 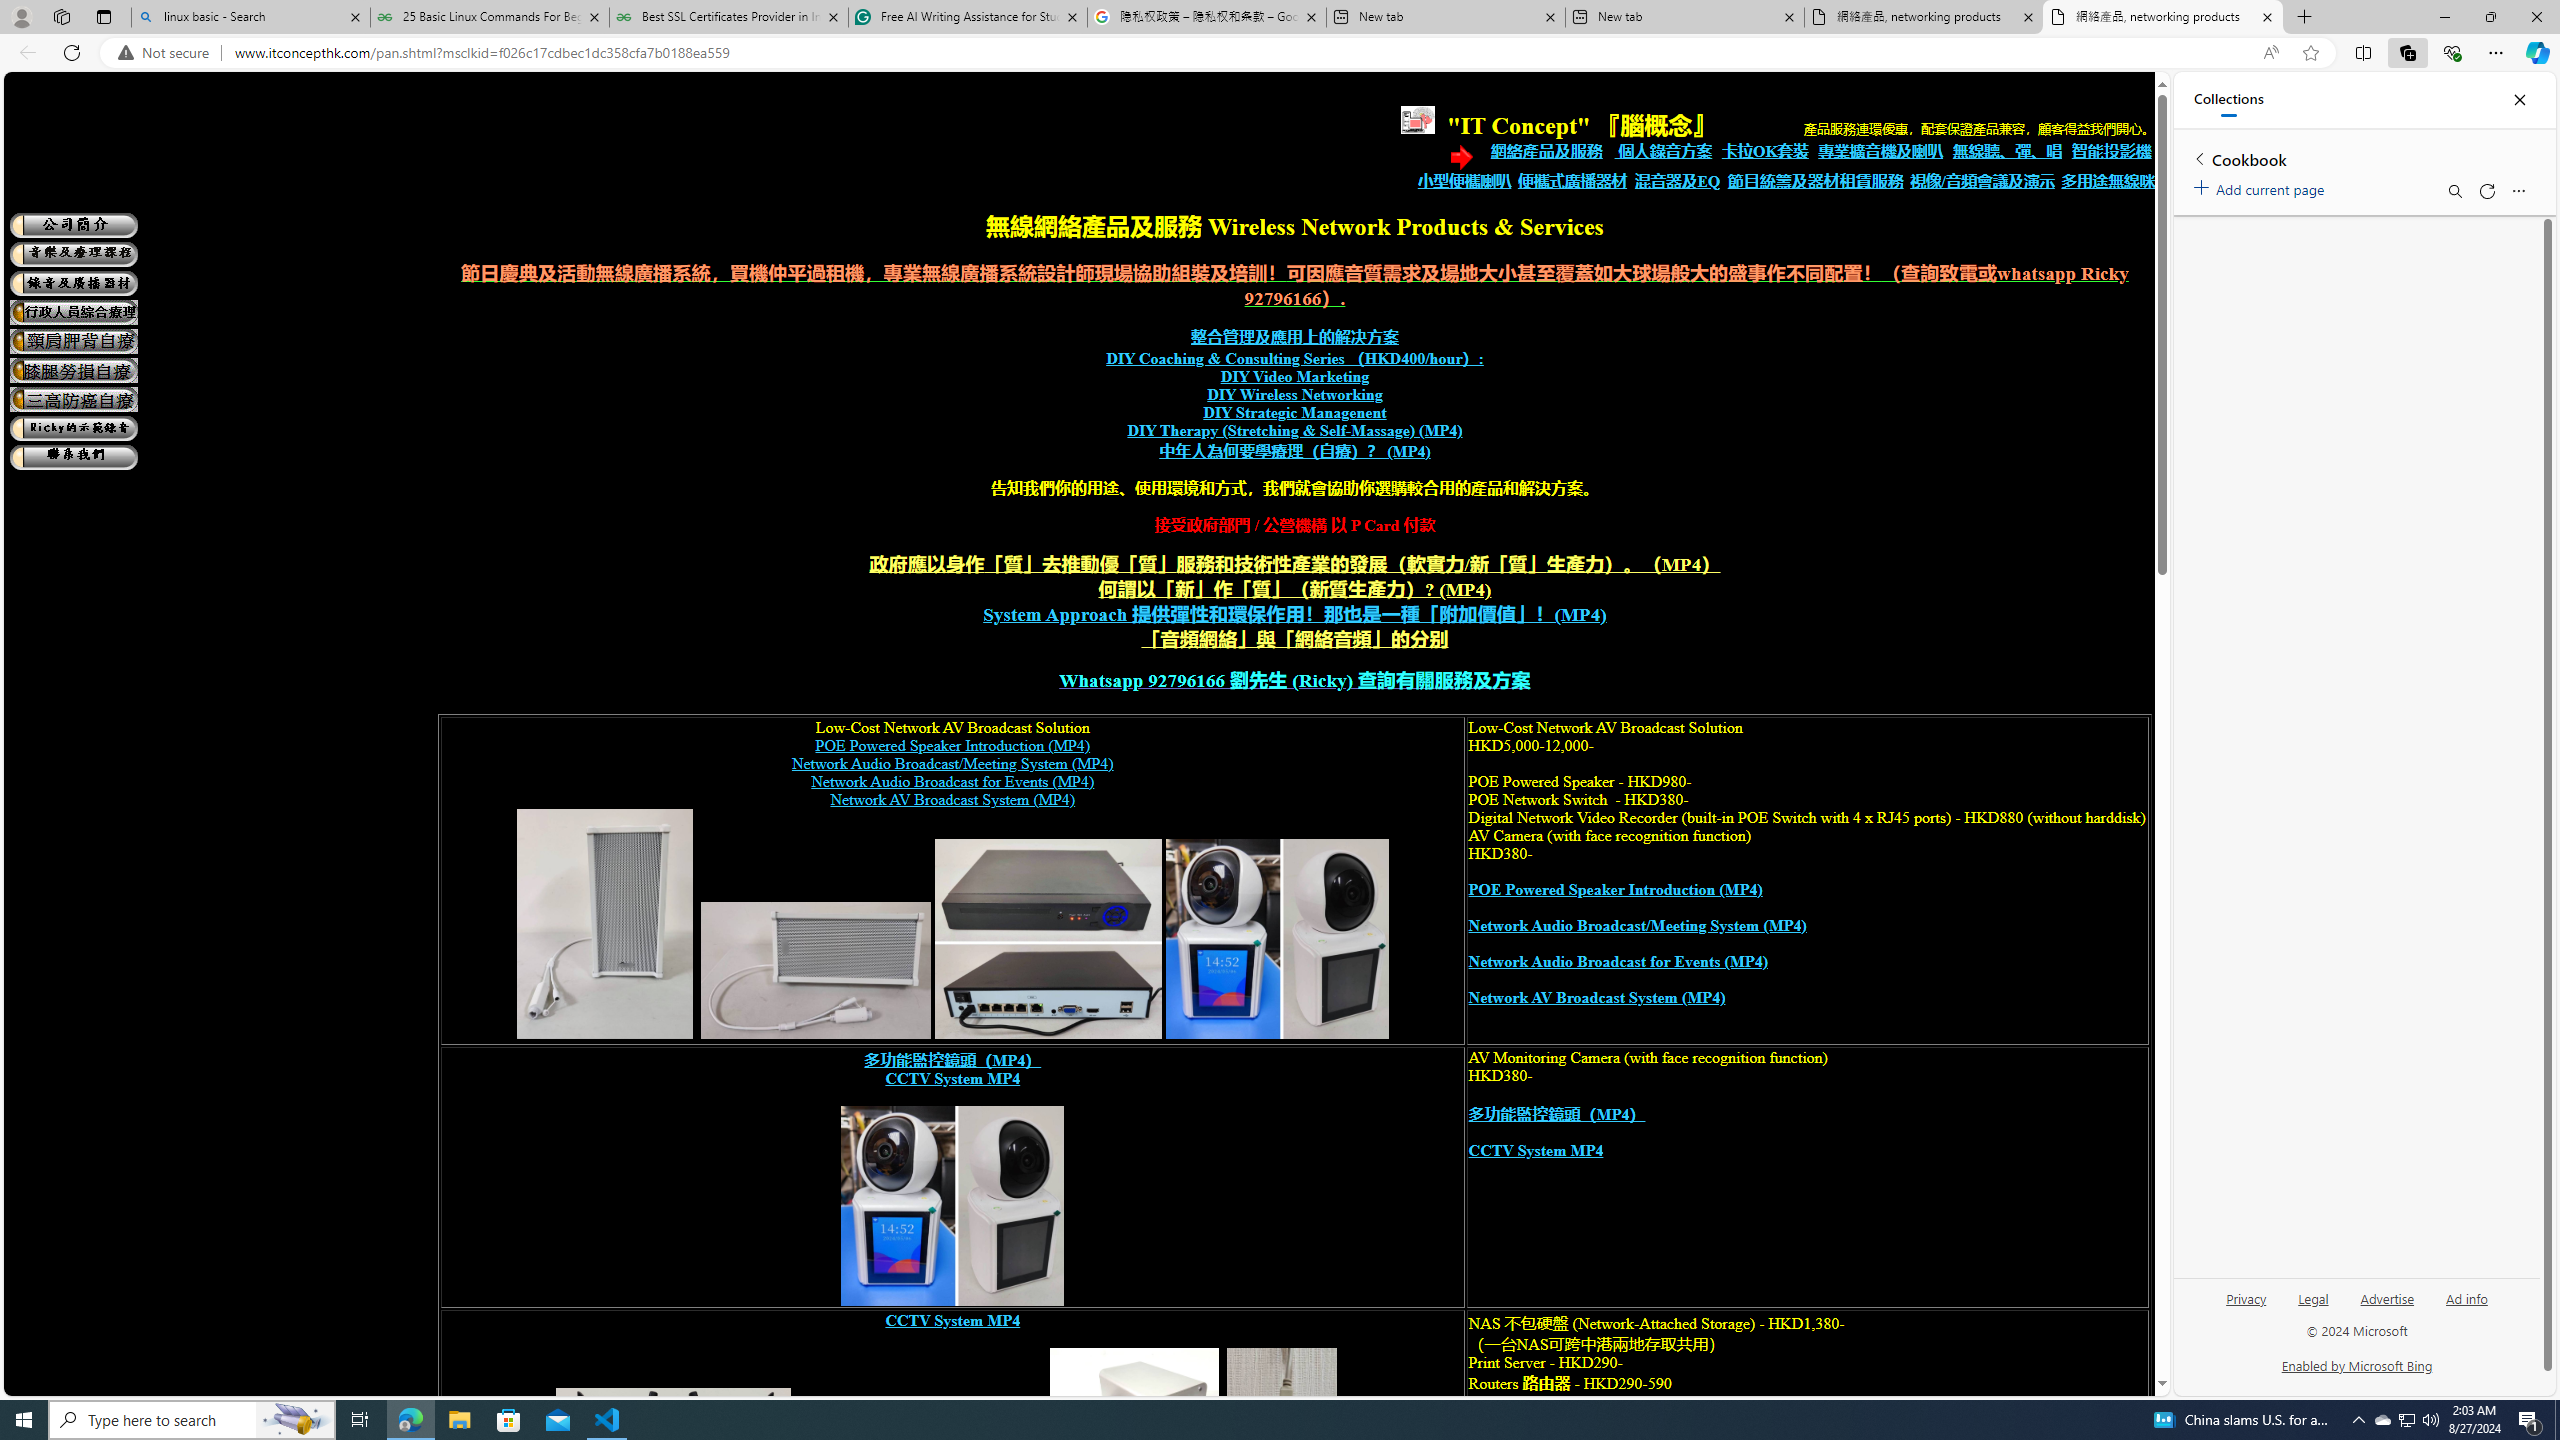 What do you see at coordinates (729, 16) in the screenshot?
I see `'Best SSL Certificates Provider in India - GeeksforGeeks'` at bounding box center [729, 16].